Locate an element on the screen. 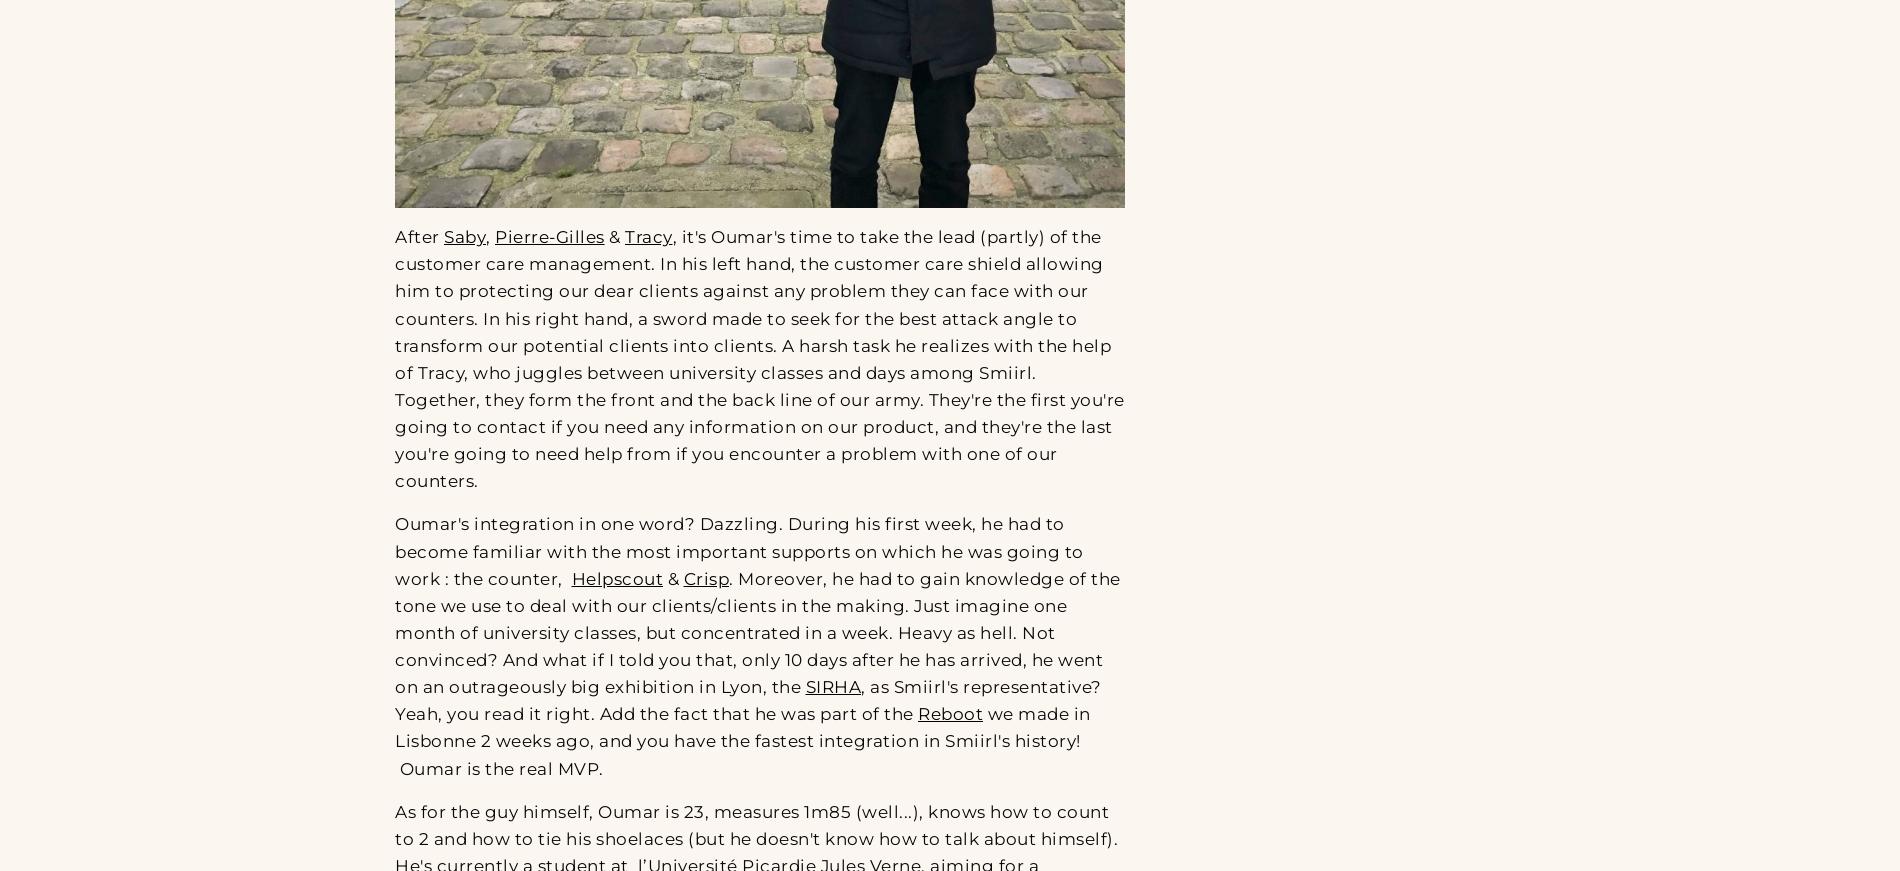 The height and width of the screenshot is (871, 1900). ',' is located at coordinates (486, 236).